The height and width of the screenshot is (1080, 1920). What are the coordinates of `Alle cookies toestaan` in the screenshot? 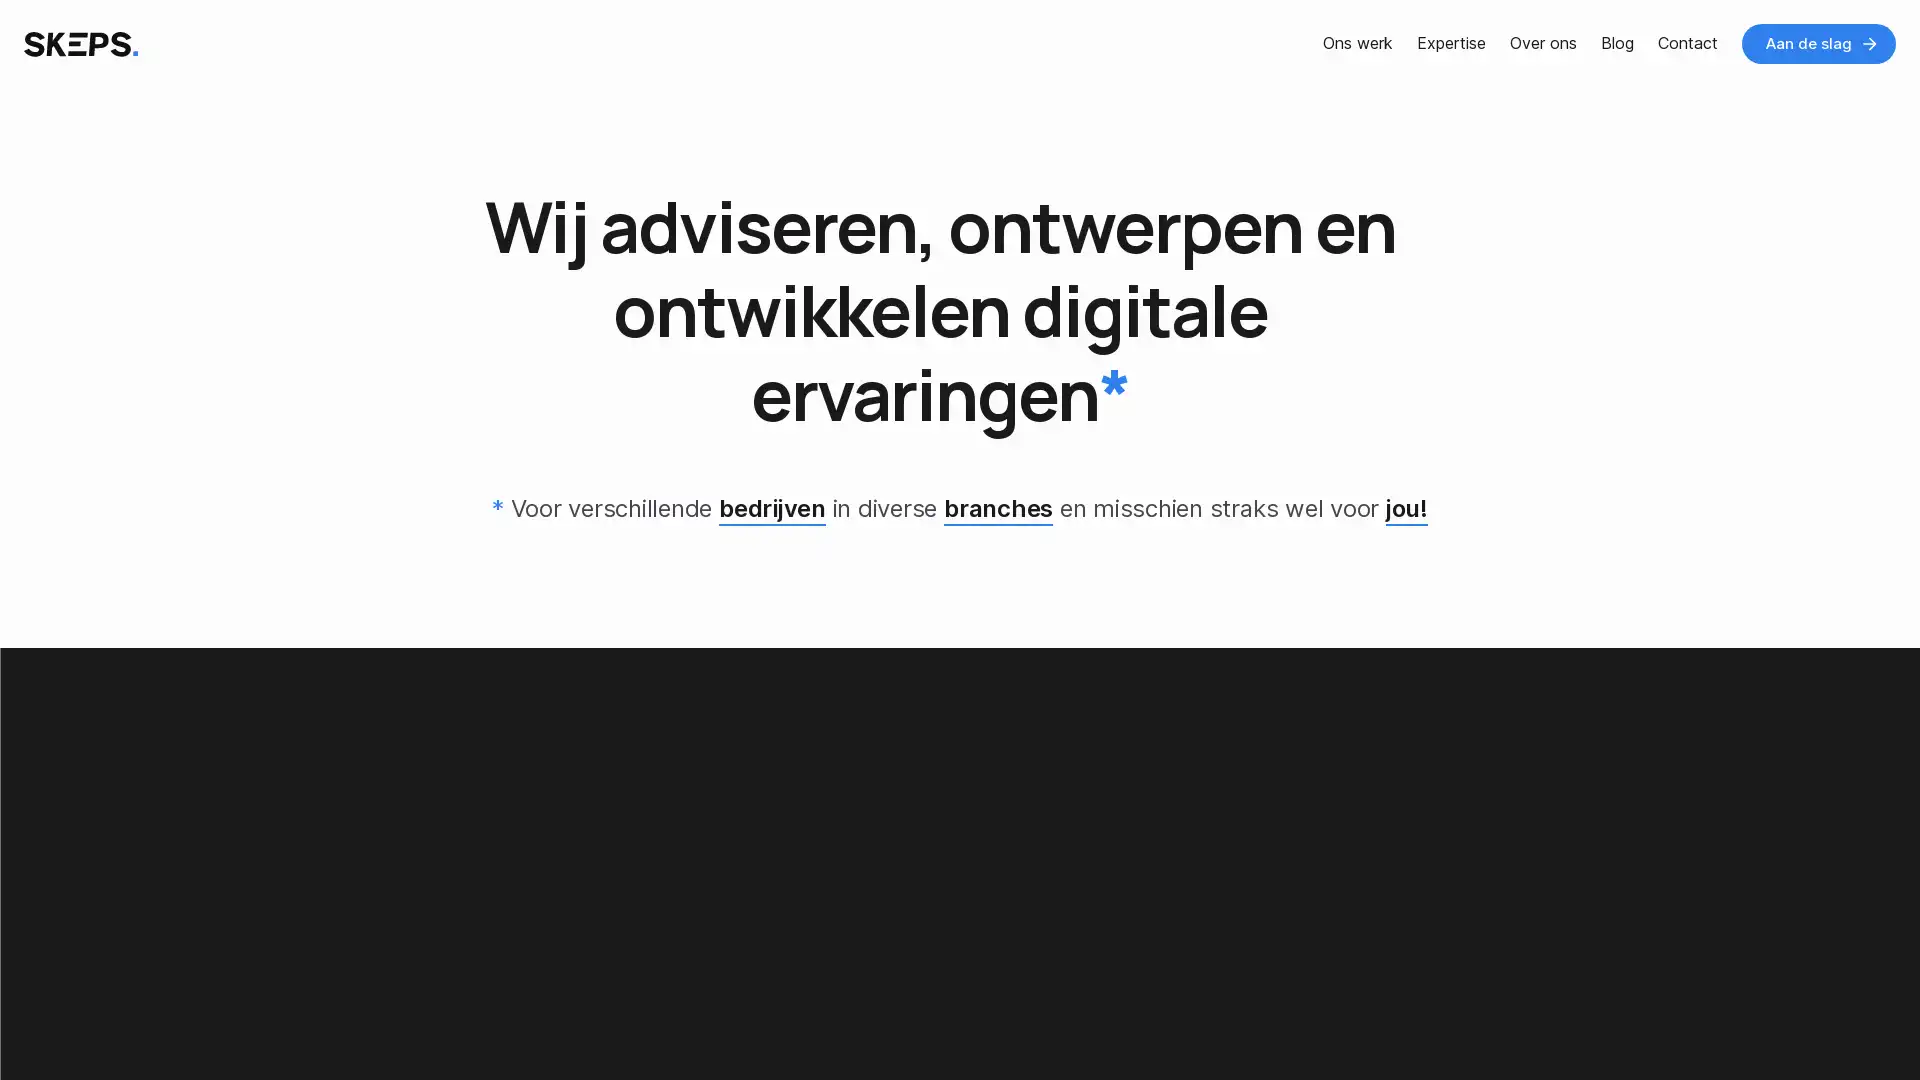 It's located at (394, 1023).